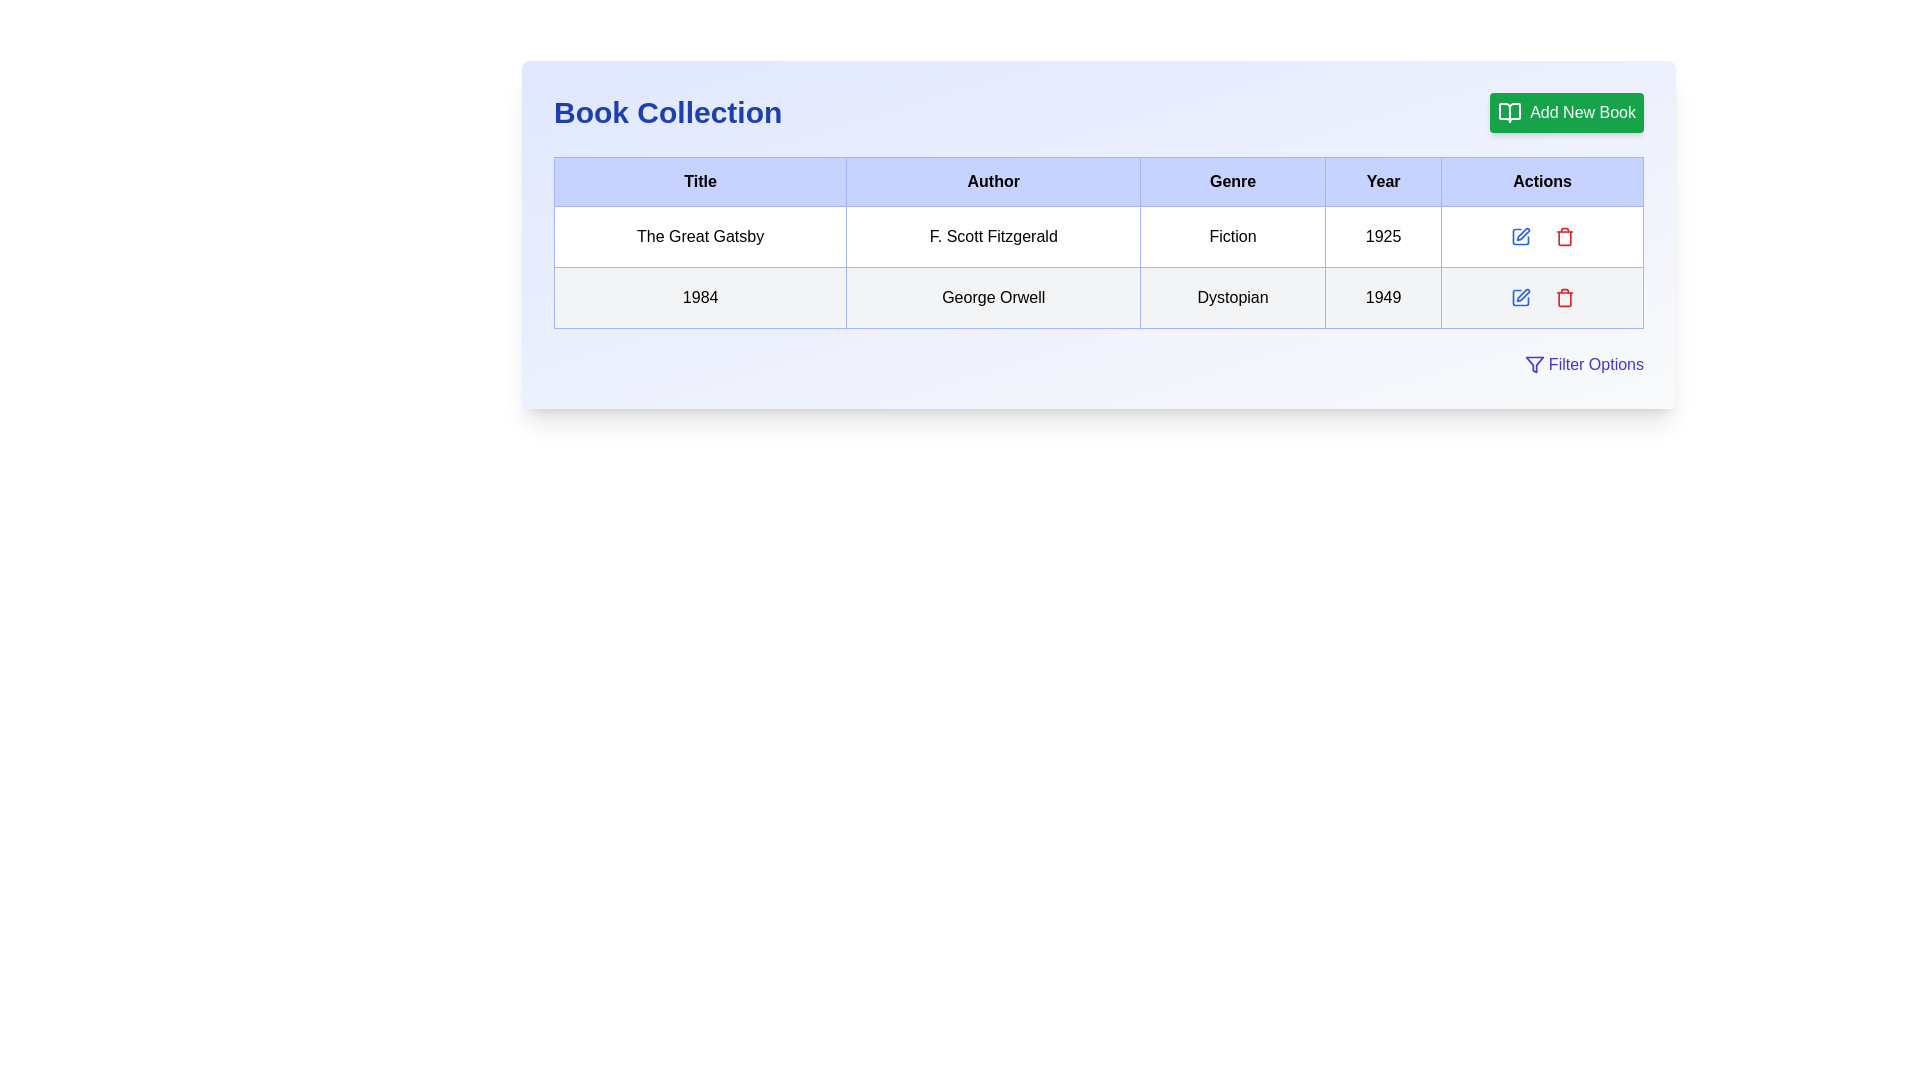 This screenshot has height=1080, width=1920. Describe the element at coordinates (700, 181) in the screenshot. I see `the header cell with a light blue background and bold text label 'Title' in the table's header row, positioned at the far left` at that location.